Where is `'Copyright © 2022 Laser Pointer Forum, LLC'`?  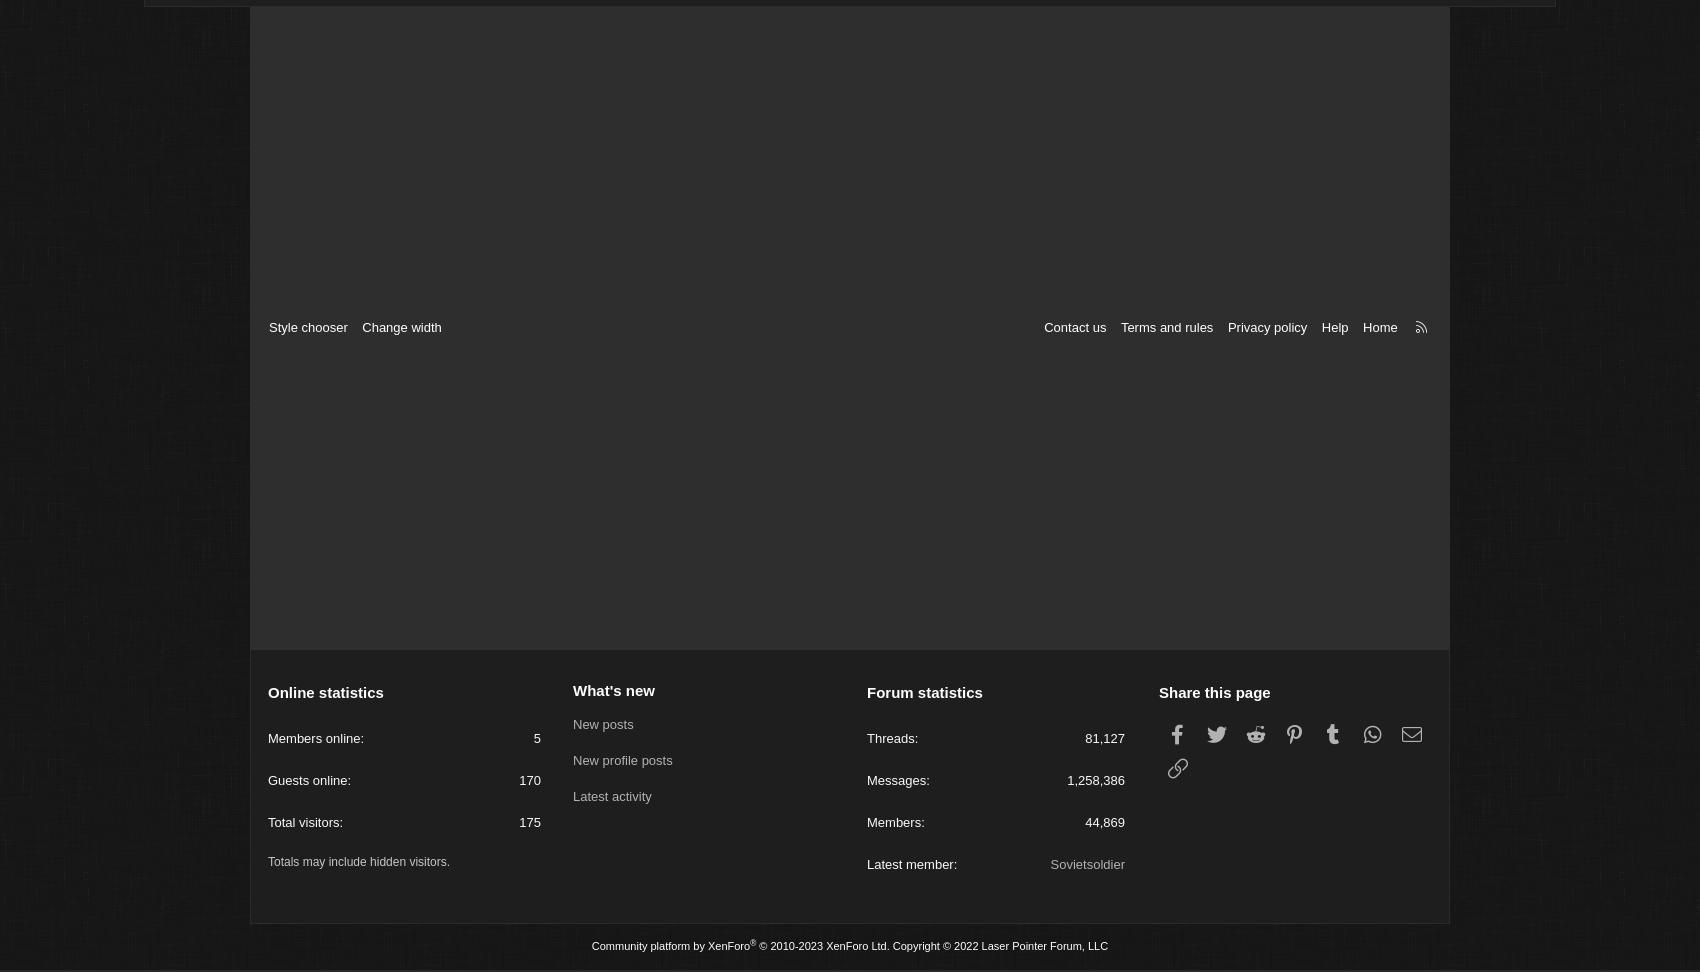 'Copyright © 2022 Laser Pointer Forum, LLC' is located at coordinates (888, 949).